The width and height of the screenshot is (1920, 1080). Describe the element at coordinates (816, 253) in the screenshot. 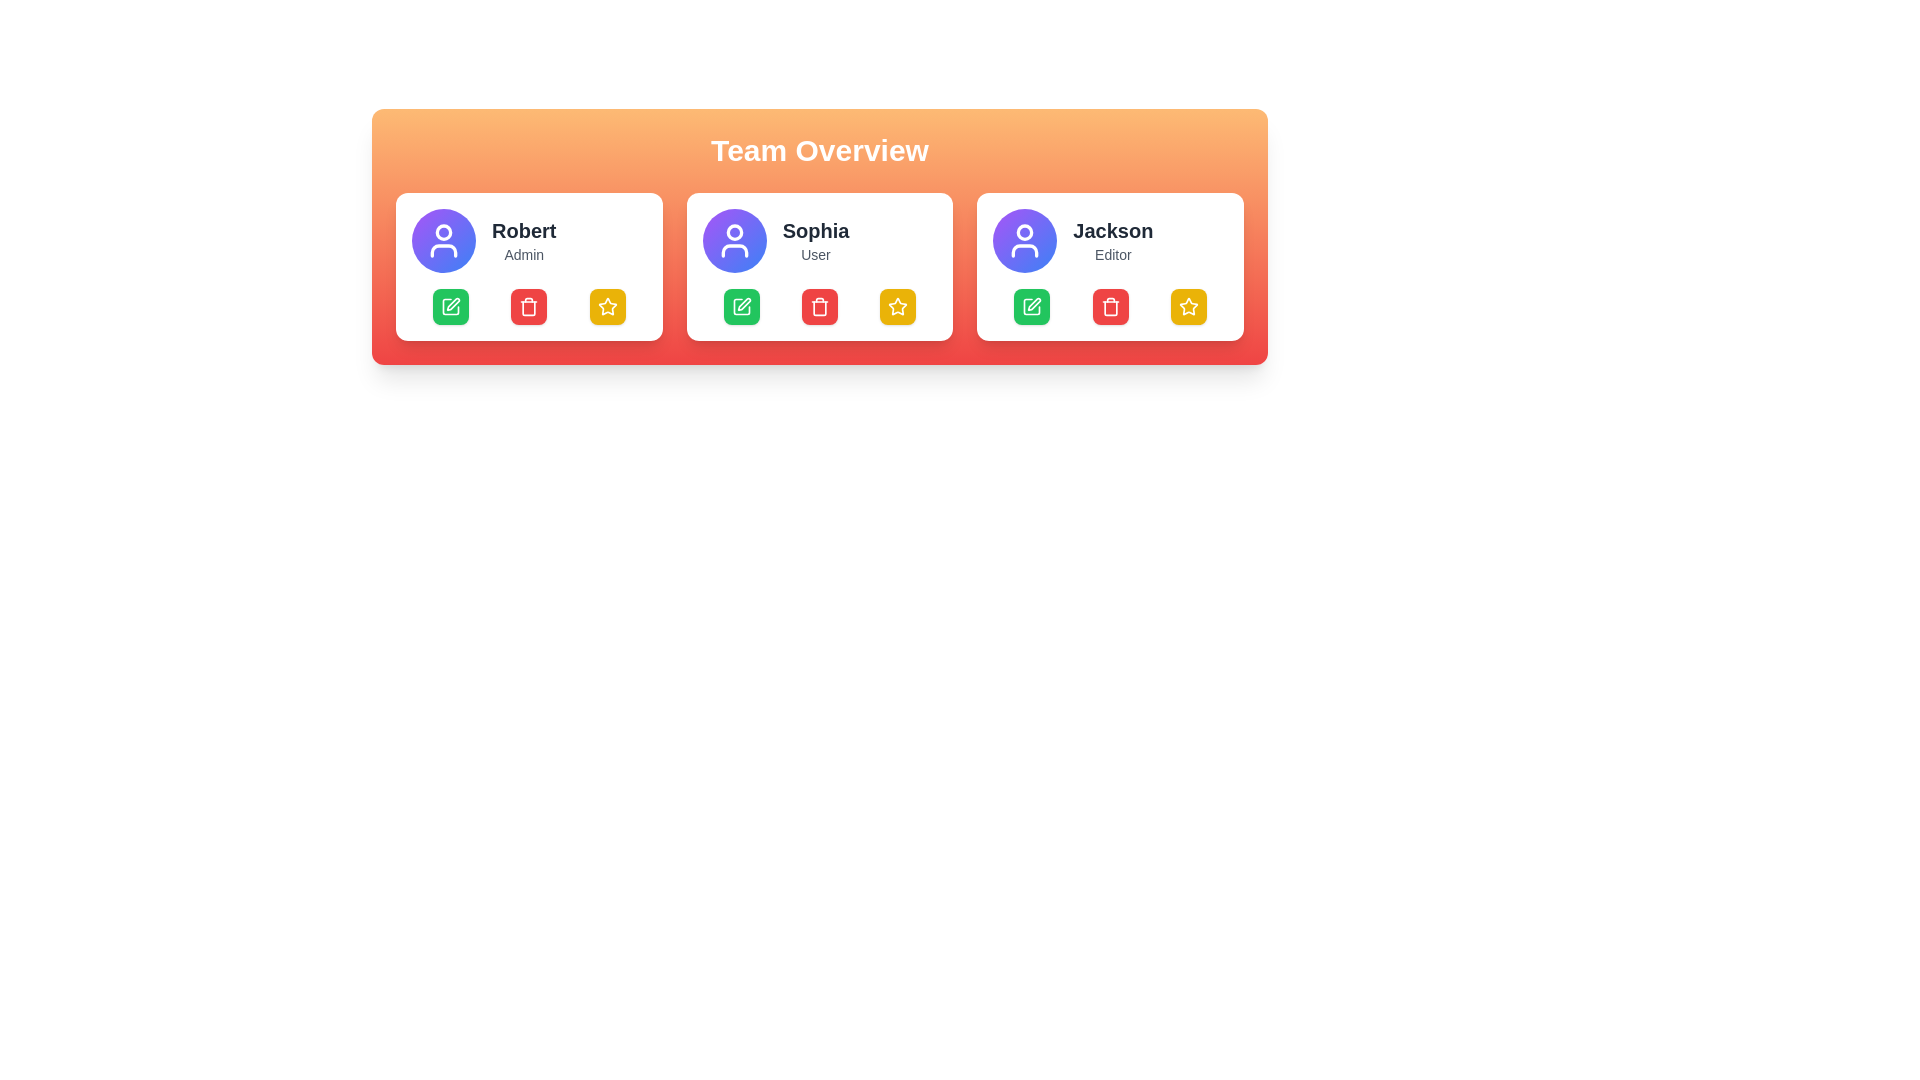

I see `the text label displaying 'User', which is styled in a small, gray font and located beneath the bold 'Sophia' label within the middle card layout` at that location.